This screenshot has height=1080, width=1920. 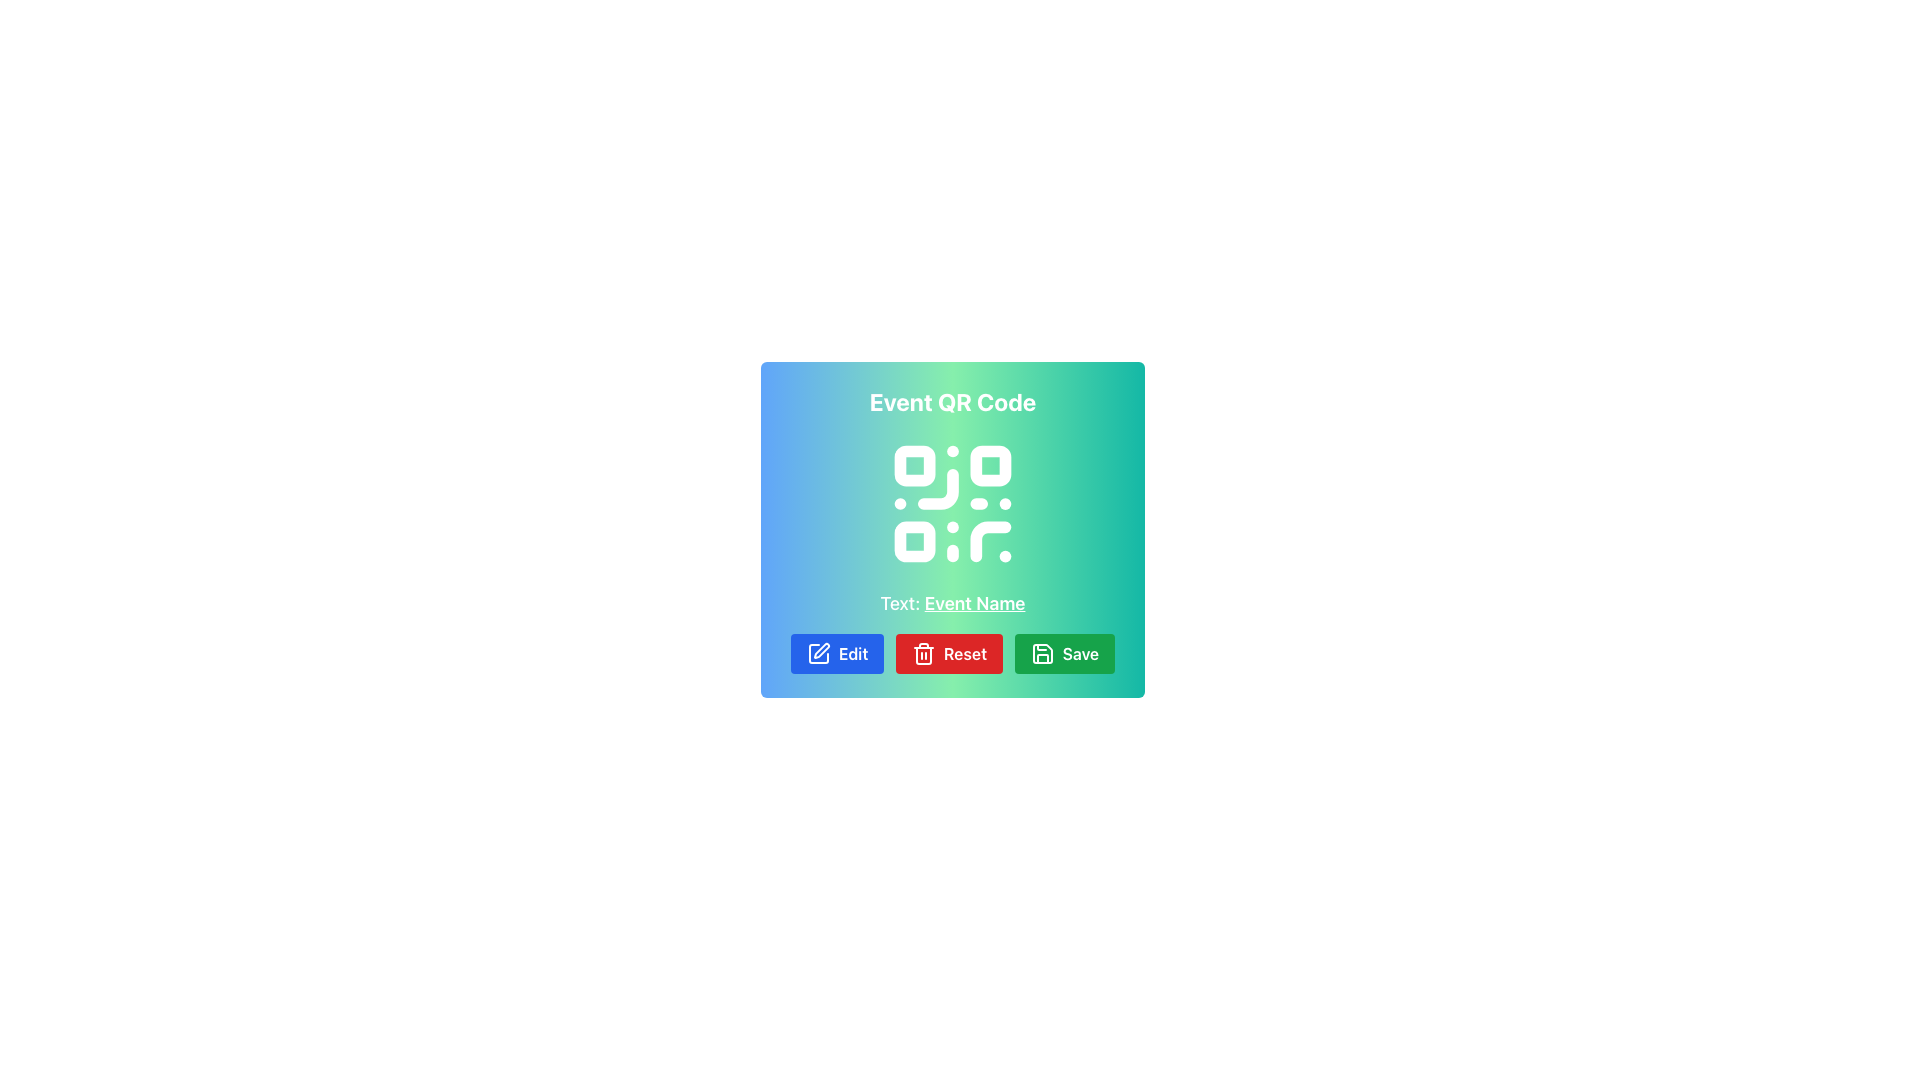 What do you see at coordinates (922, 654) in the screenshot?
I see `the icon within the 'Reset' button, which signifies the action of deleting or resetting, located in the bottom middle section of the interface` at bounding box center [922, 654].